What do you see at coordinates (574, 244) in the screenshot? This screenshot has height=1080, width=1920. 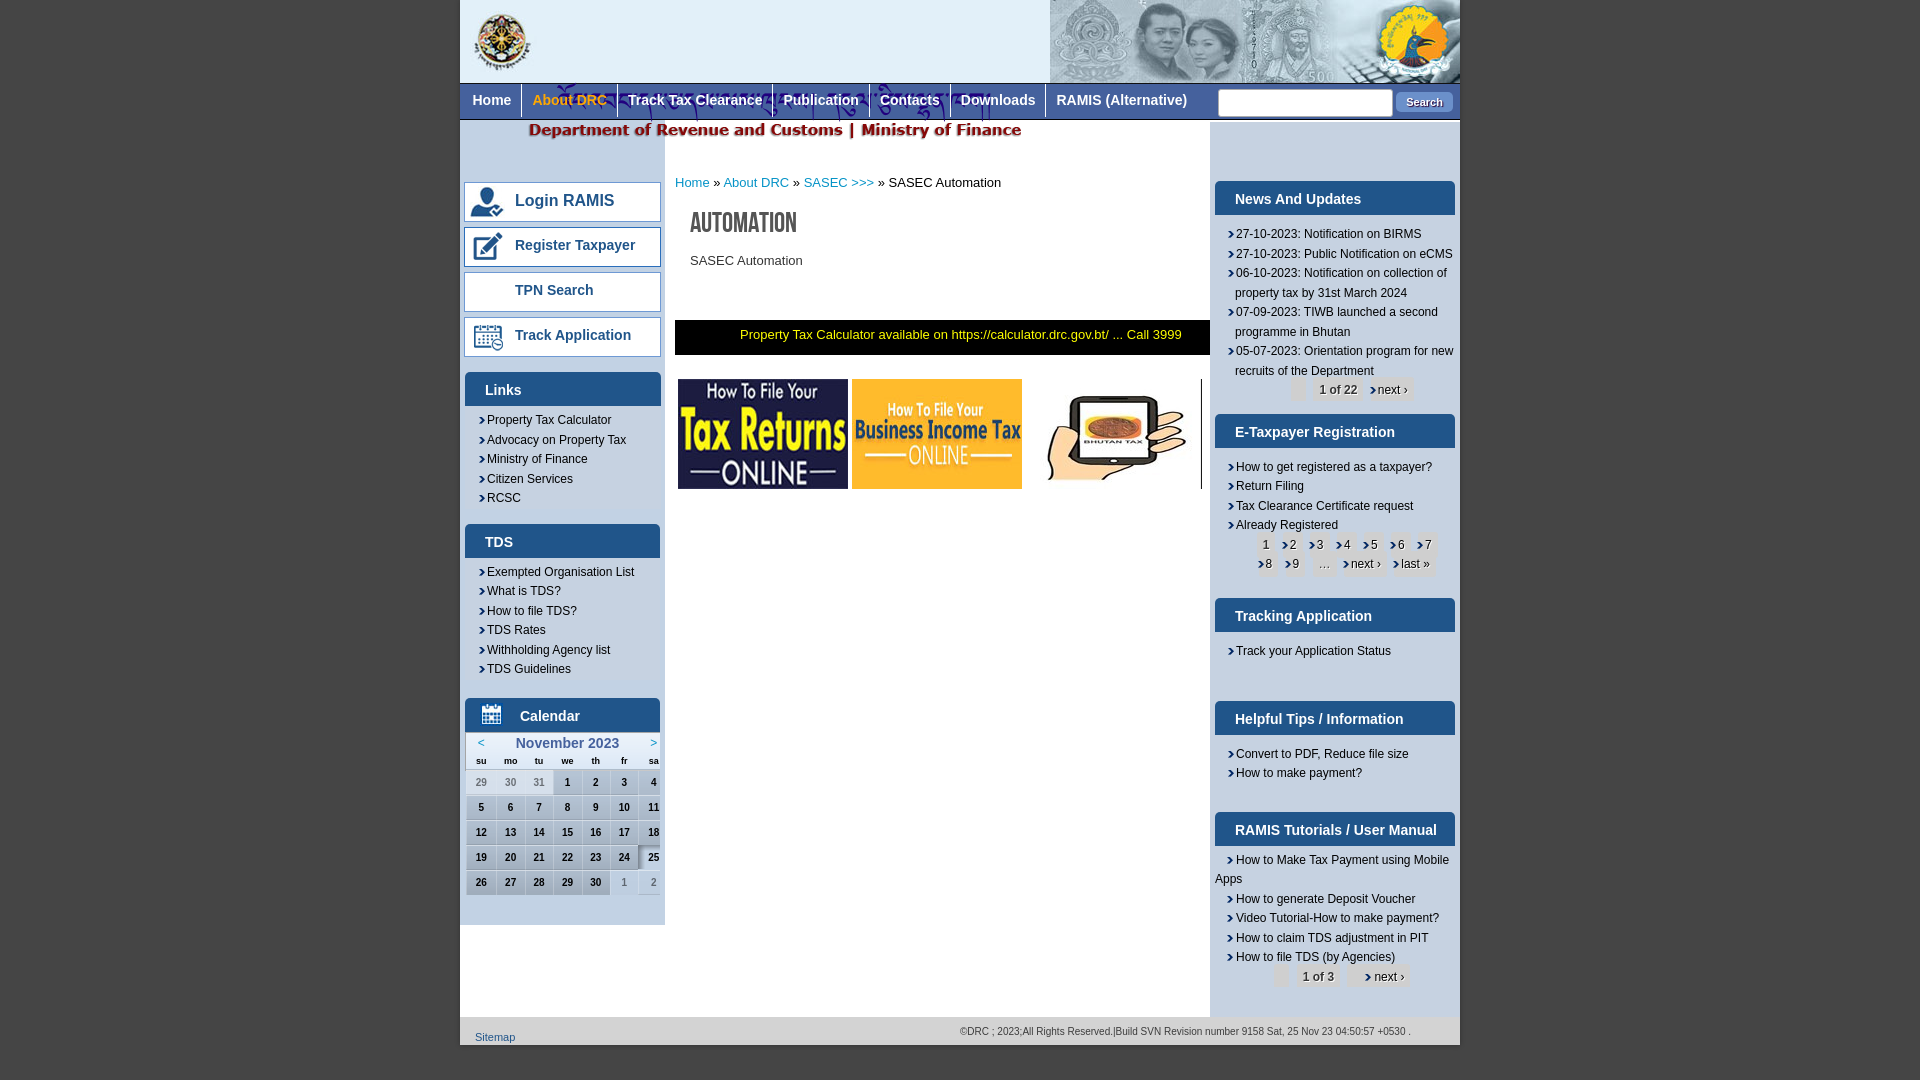 I see `'Register Taxpayer'` at bounding box center [574, 244].